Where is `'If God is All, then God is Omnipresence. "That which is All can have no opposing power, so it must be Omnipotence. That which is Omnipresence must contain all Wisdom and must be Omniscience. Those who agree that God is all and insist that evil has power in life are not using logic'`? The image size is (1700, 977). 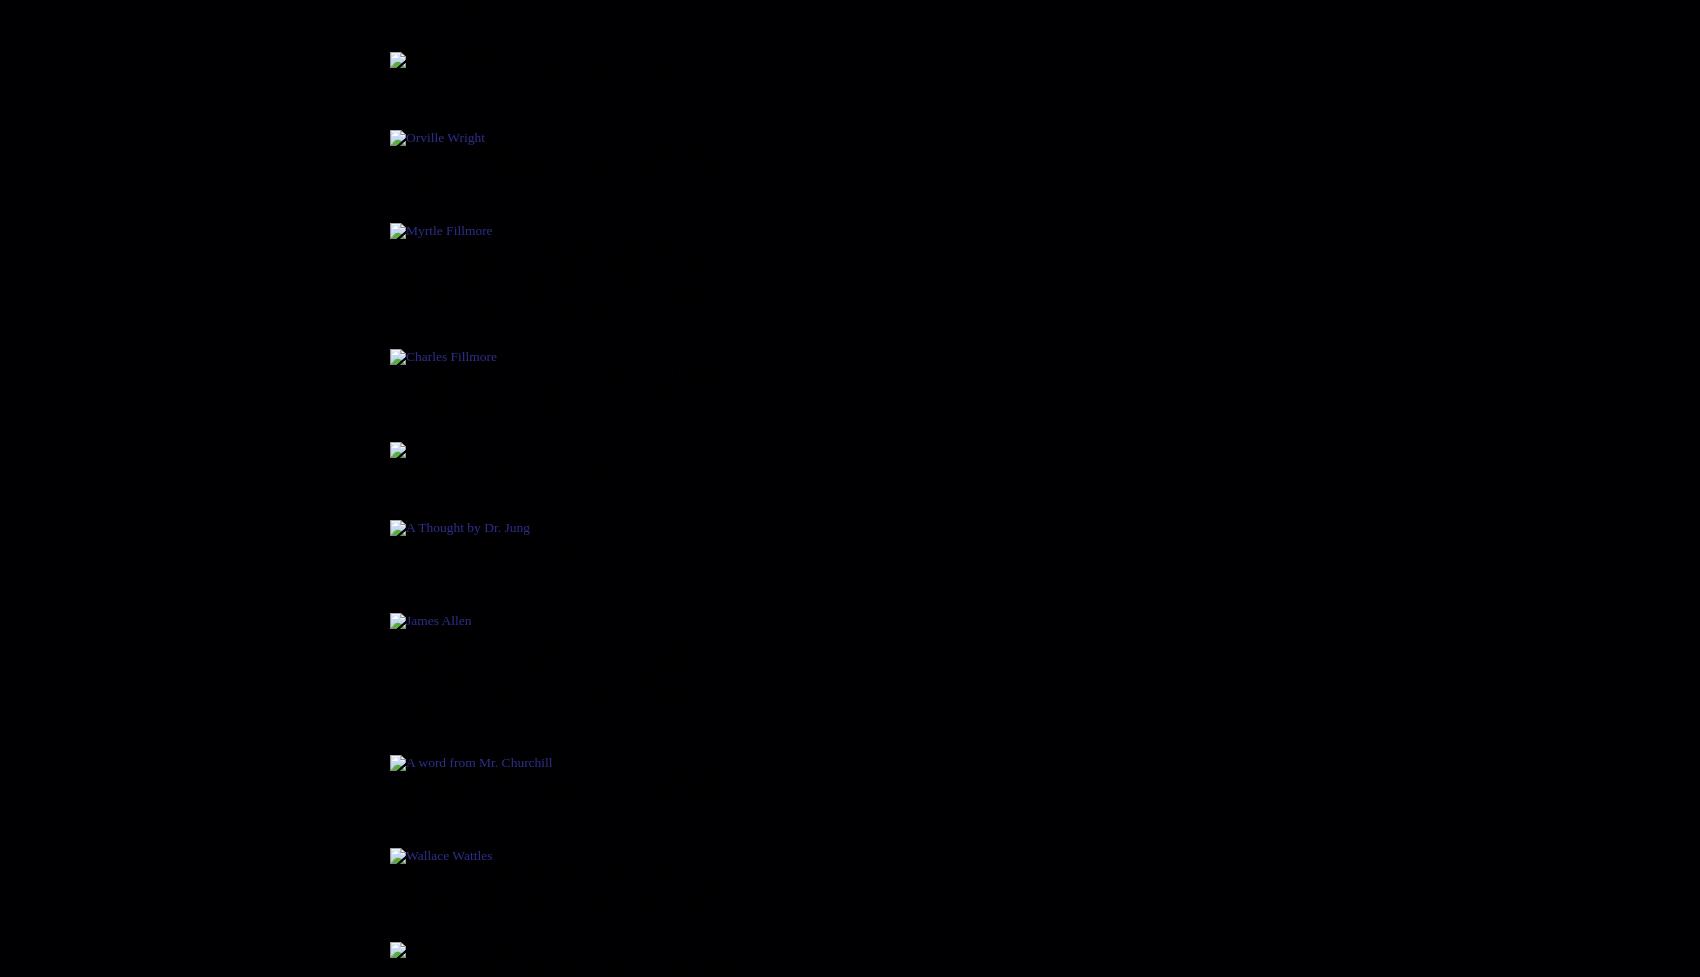
'If God is All, then God is Omnipresence. "That which is All can have no opposing power, so it must be Omnipotence. That which is Omnipresence must contain all Wisdom and must be Omniscience. Those who agree that God is all and insist that evil has power in life are not using logic' is located at coordinates (561, 277).